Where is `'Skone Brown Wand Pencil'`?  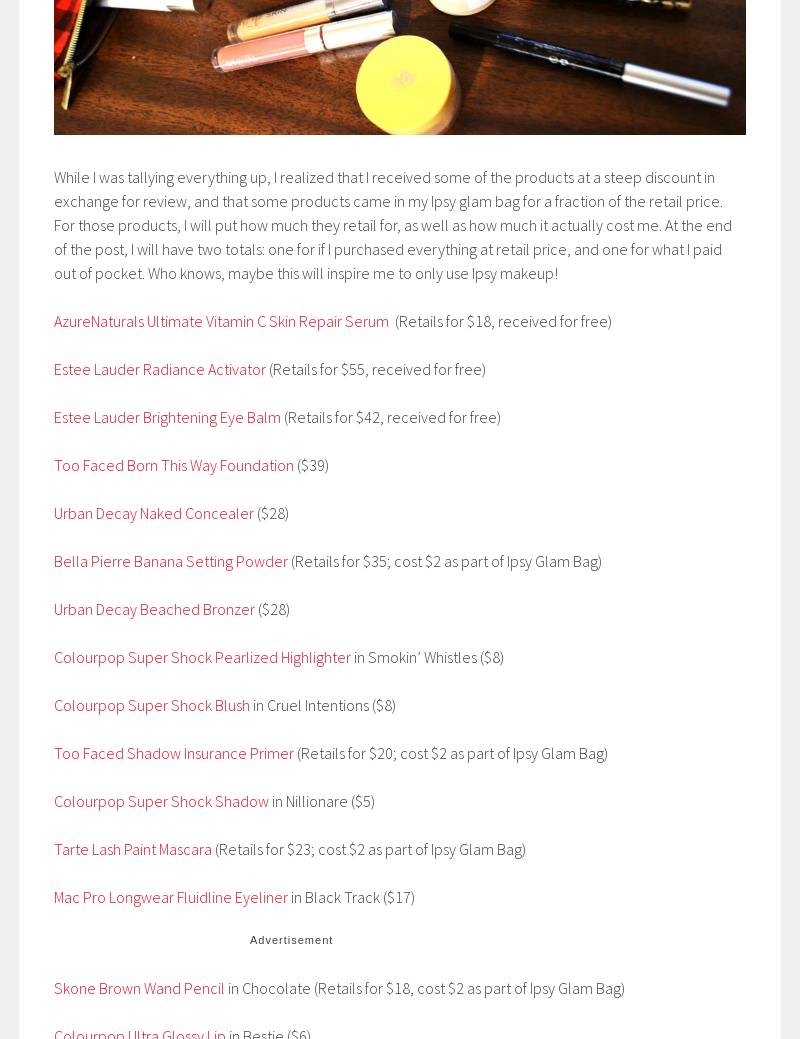
'Skone Brown Wand Pencil' is located at coordinates (53, 987).